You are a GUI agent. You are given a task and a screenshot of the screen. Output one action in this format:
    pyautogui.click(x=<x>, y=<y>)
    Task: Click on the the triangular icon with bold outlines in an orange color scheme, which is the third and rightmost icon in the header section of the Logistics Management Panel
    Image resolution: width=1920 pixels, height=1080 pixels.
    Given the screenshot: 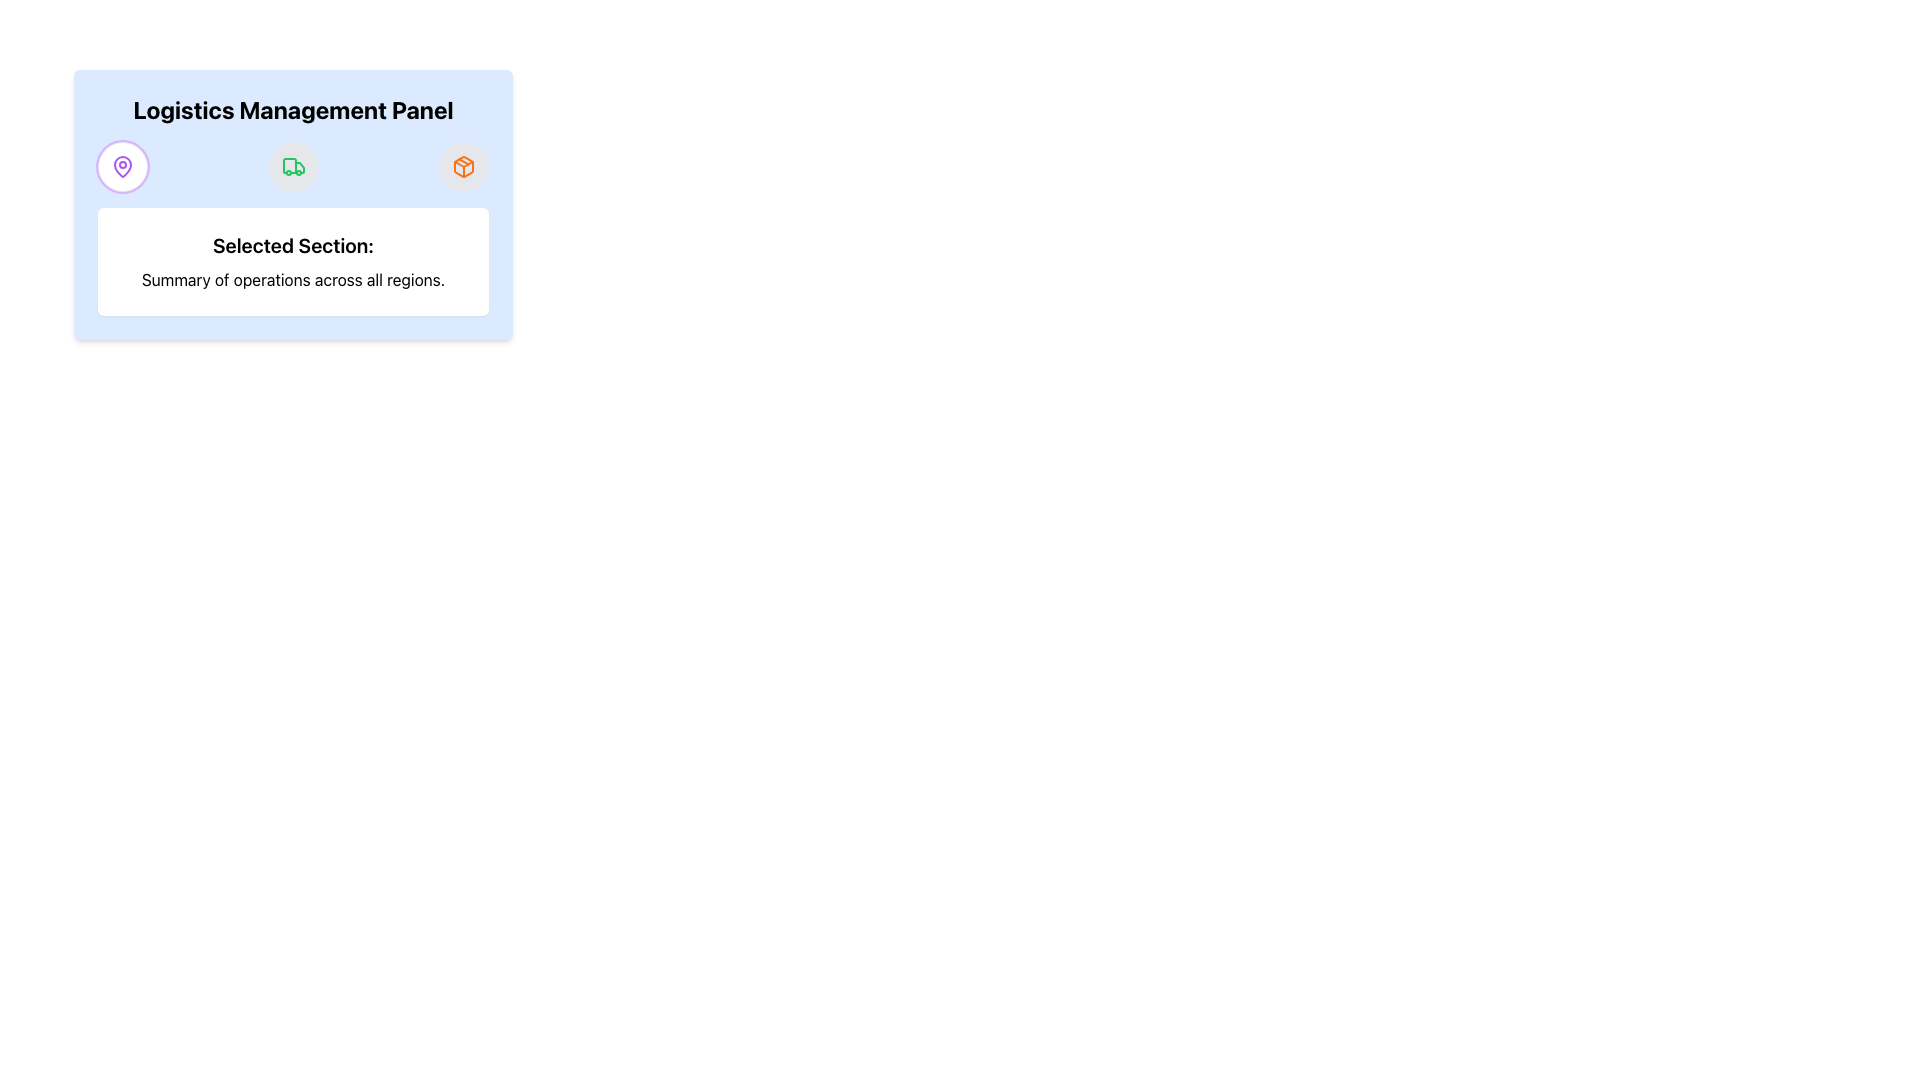 What is the action you would take?
    pyautogui.click(x=463, y=165)
    